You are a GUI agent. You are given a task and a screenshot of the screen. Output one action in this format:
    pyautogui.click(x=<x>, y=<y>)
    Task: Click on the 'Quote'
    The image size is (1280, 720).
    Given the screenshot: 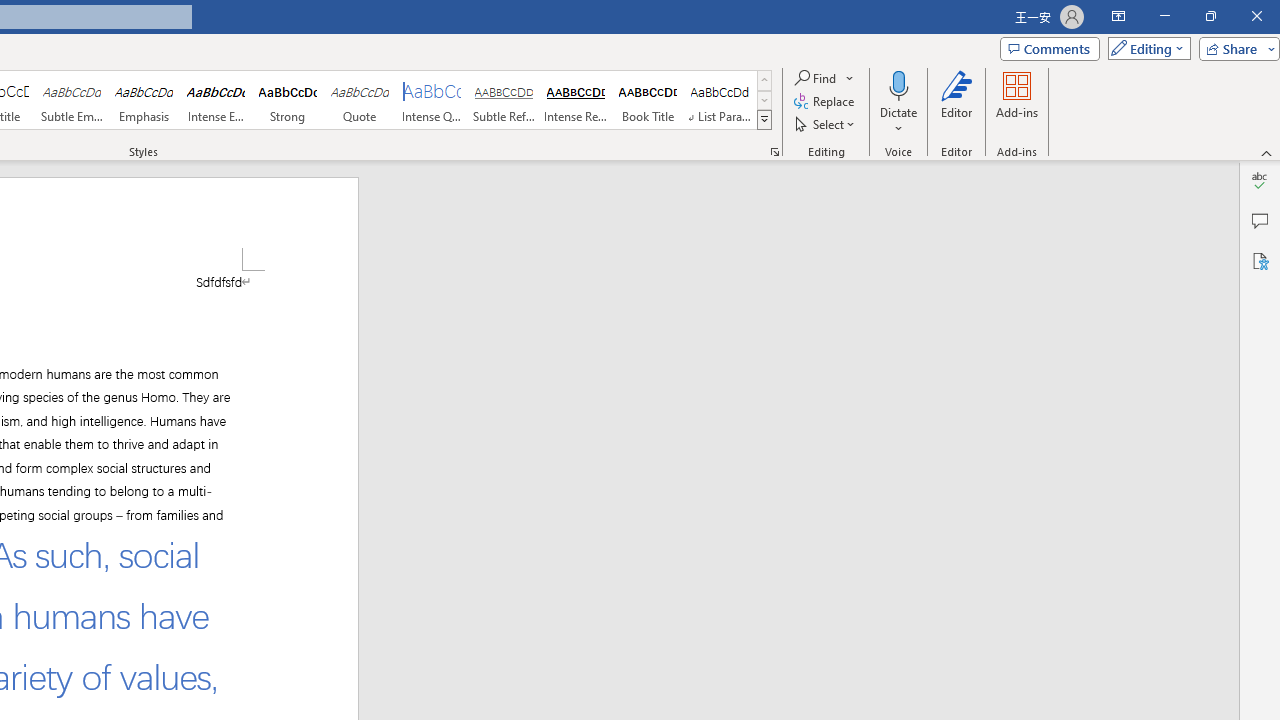 What is the action you would take?
    pyautogui.click(x=359, y=100)
    